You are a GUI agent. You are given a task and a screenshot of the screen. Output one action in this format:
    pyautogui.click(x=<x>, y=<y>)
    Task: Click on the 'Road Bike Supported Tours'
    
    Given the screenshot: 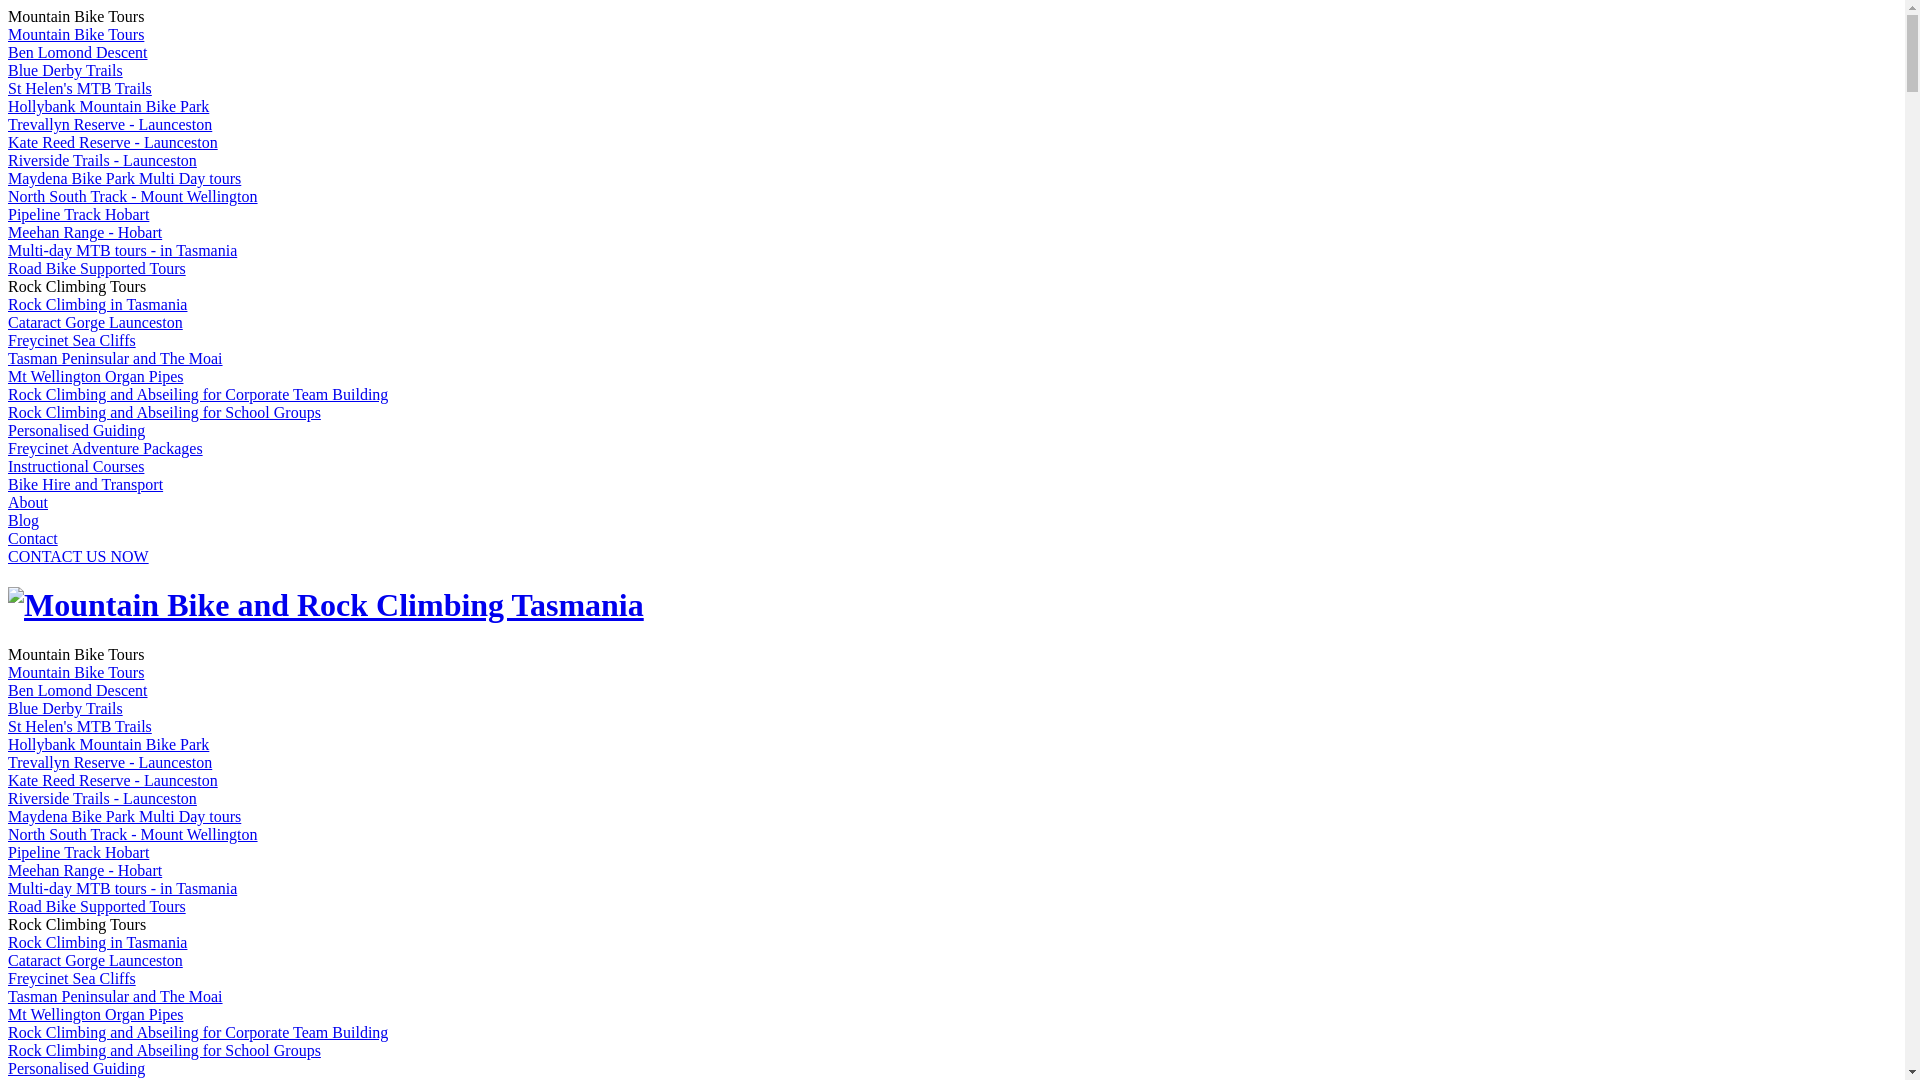 What is the action you would take?
    pyautogui.click(x=95, y=906)
    